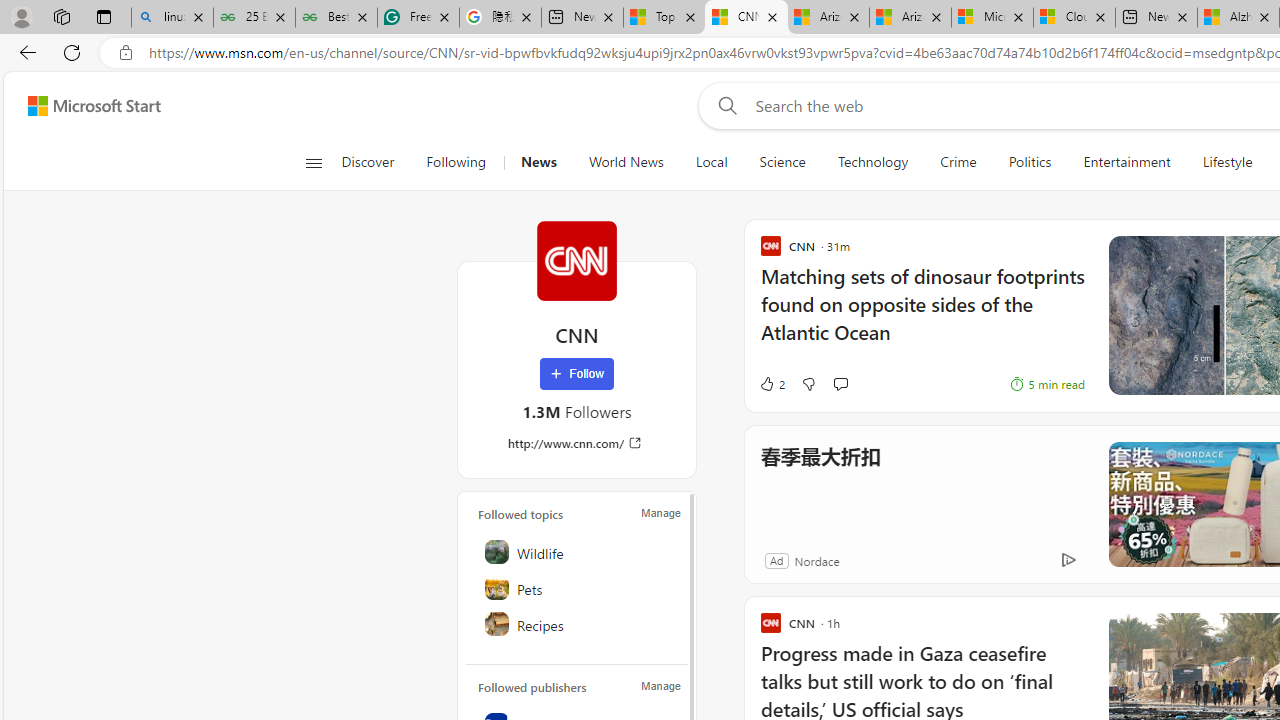  Describe the element at coordinates (745, 17) in the screenshot. I see `'CNN - MSN'` at that location.